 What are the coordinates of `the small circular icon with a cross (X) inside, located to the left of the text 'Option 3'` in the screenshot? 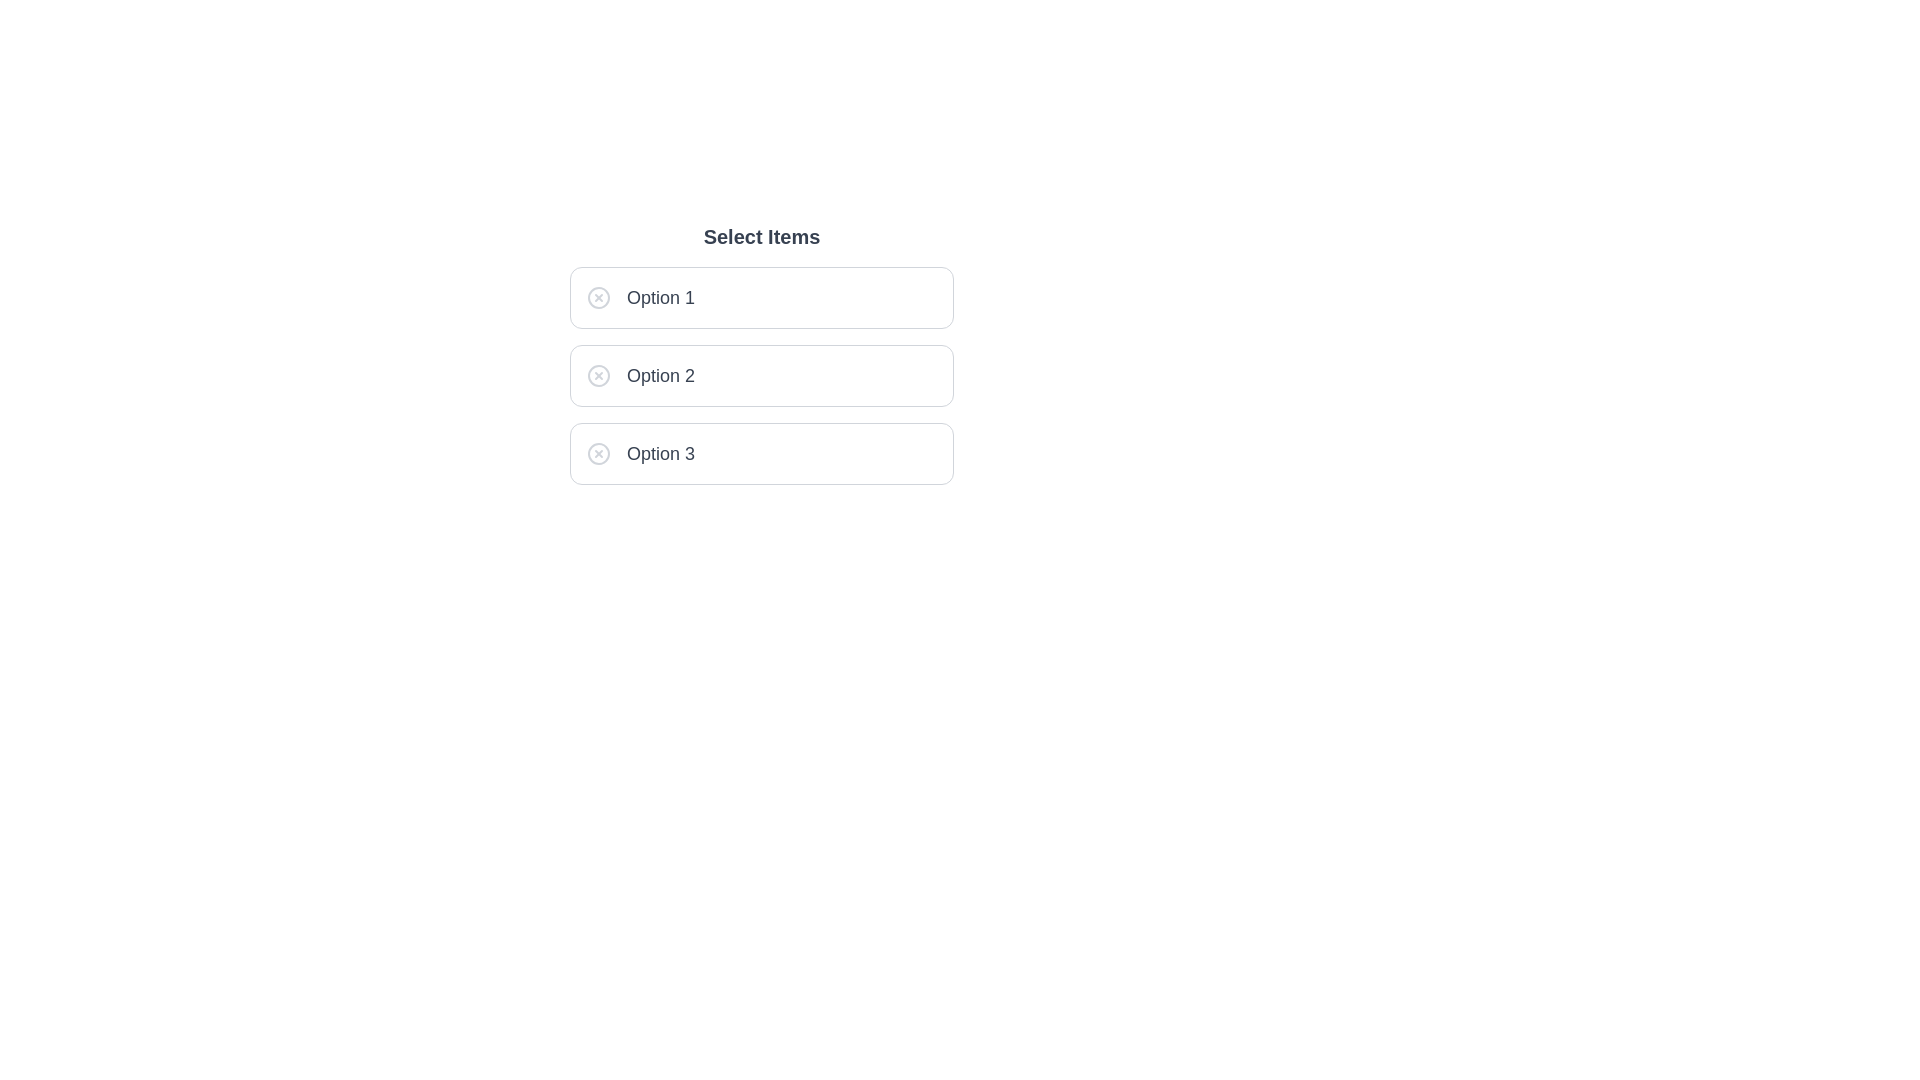 It's located at (598, 454).